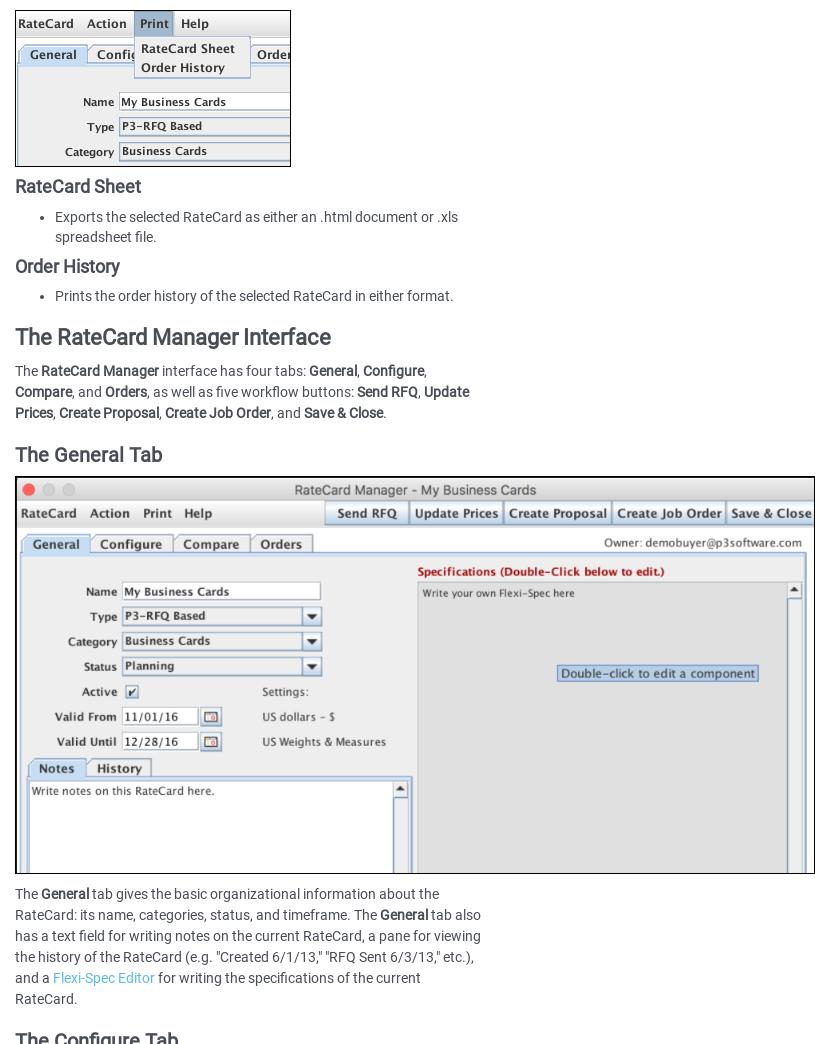 Image resolution: width=815 pixels, height=1044 pixels. I want to click on ', as well as five workflow buttons:', so click(147, 390).